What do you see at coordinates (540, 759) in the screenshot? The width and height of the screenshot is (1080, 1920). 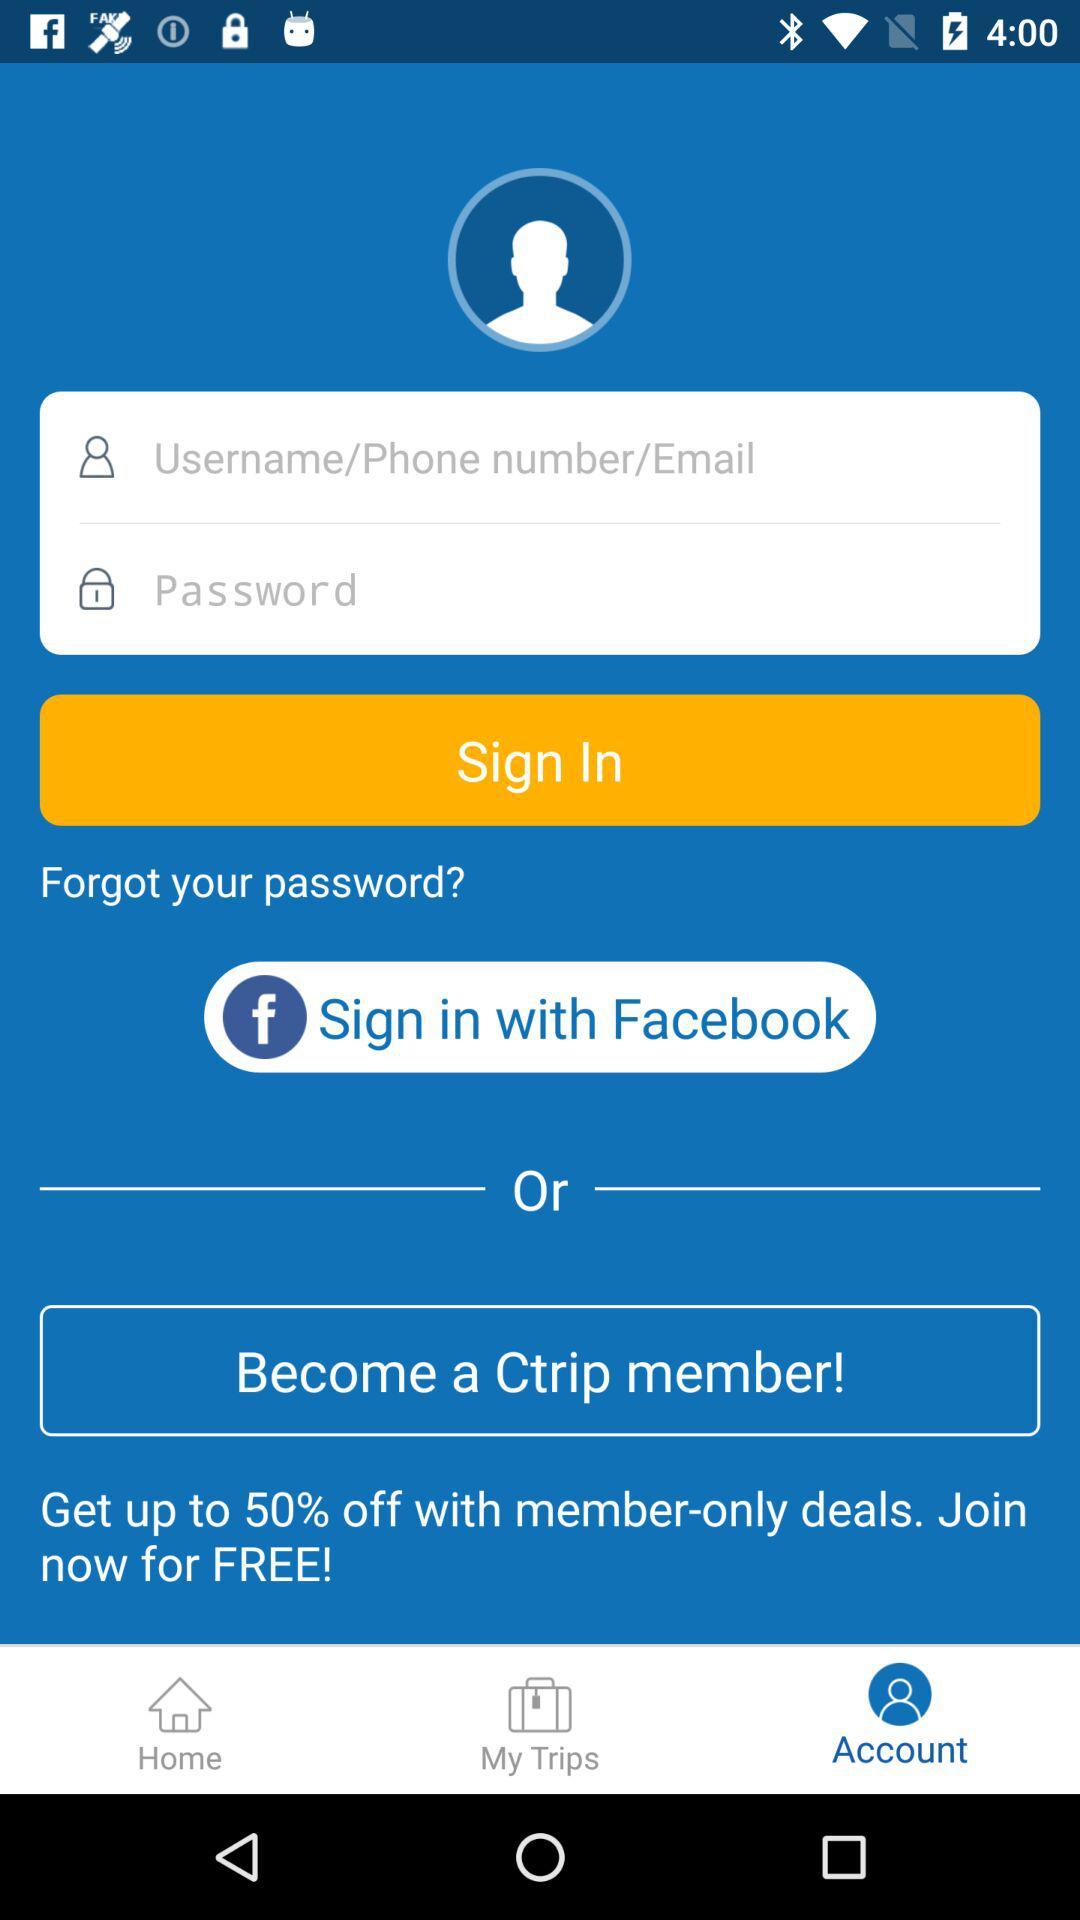 I see `sign in` at bounding box center [540, 759].